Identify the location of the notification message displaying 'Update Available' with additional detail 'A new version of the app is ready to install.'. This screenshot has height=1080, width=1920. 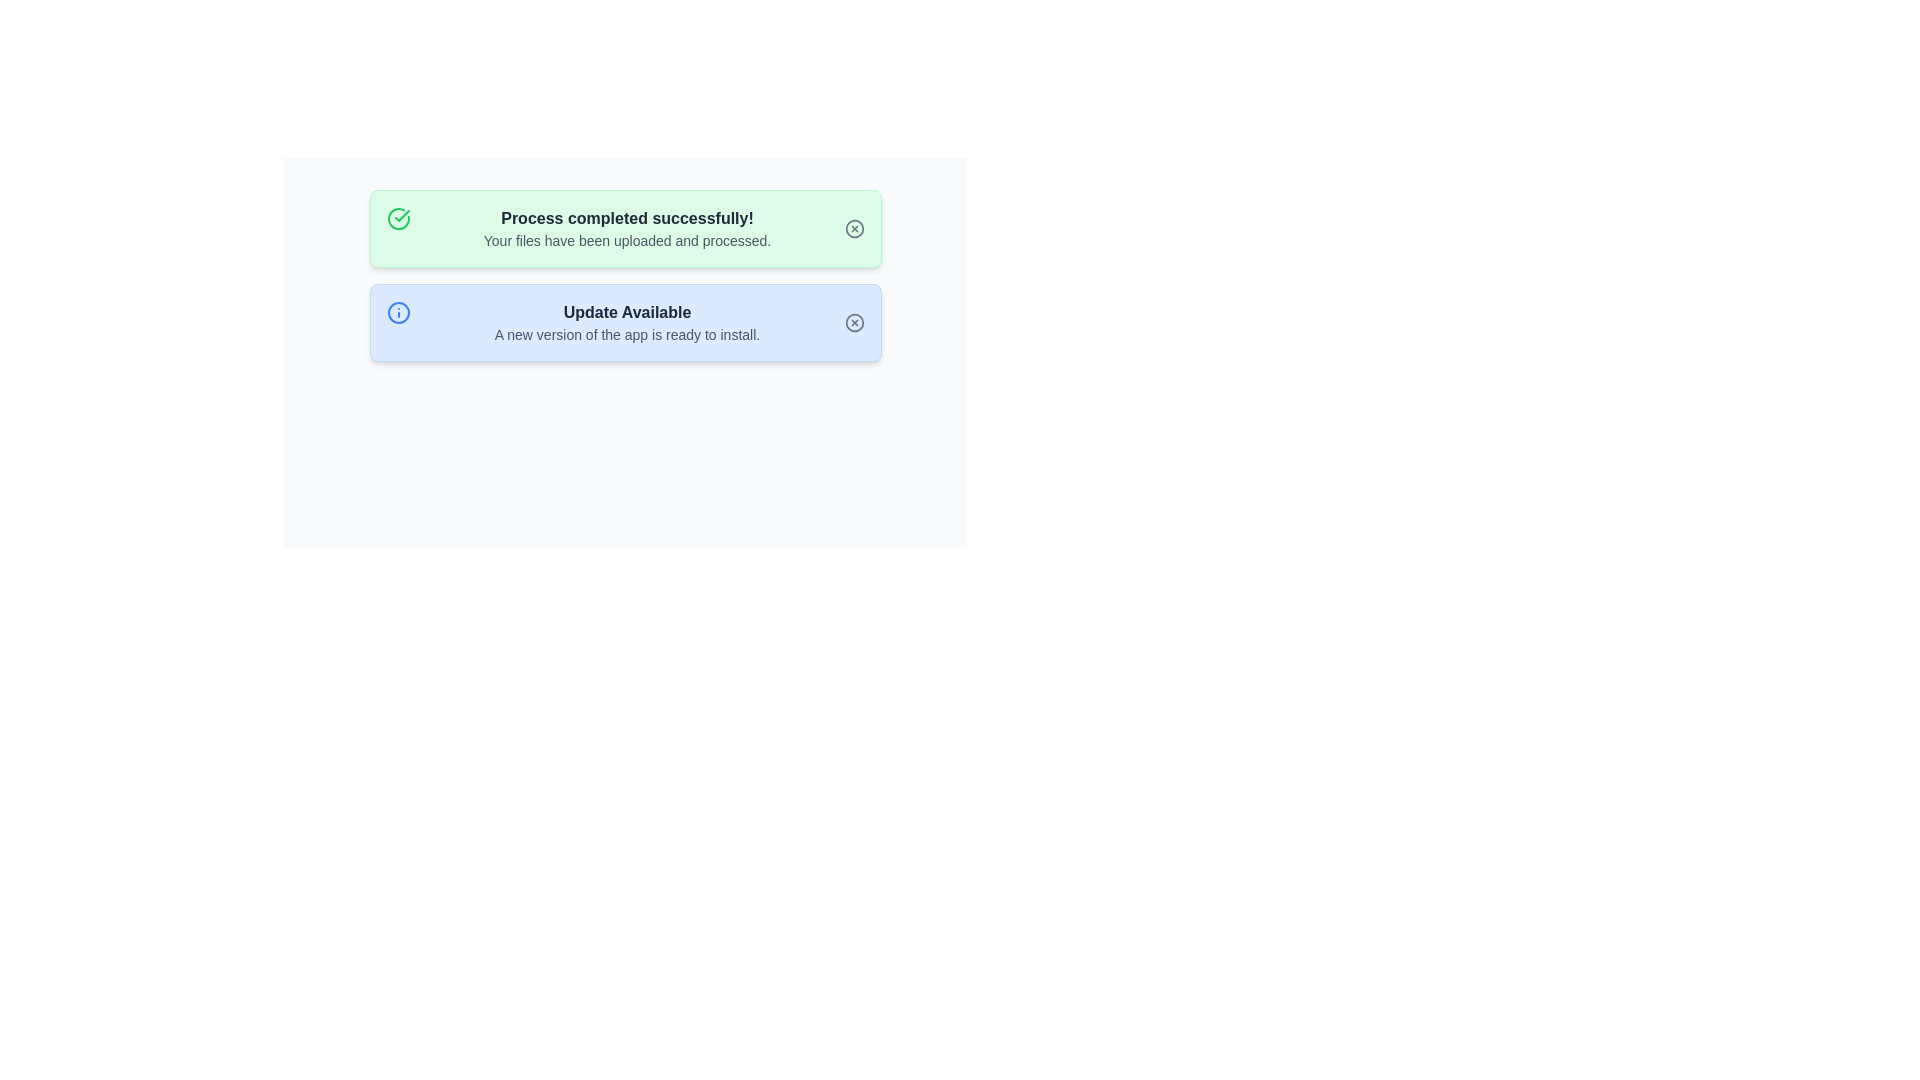
(626, 322).